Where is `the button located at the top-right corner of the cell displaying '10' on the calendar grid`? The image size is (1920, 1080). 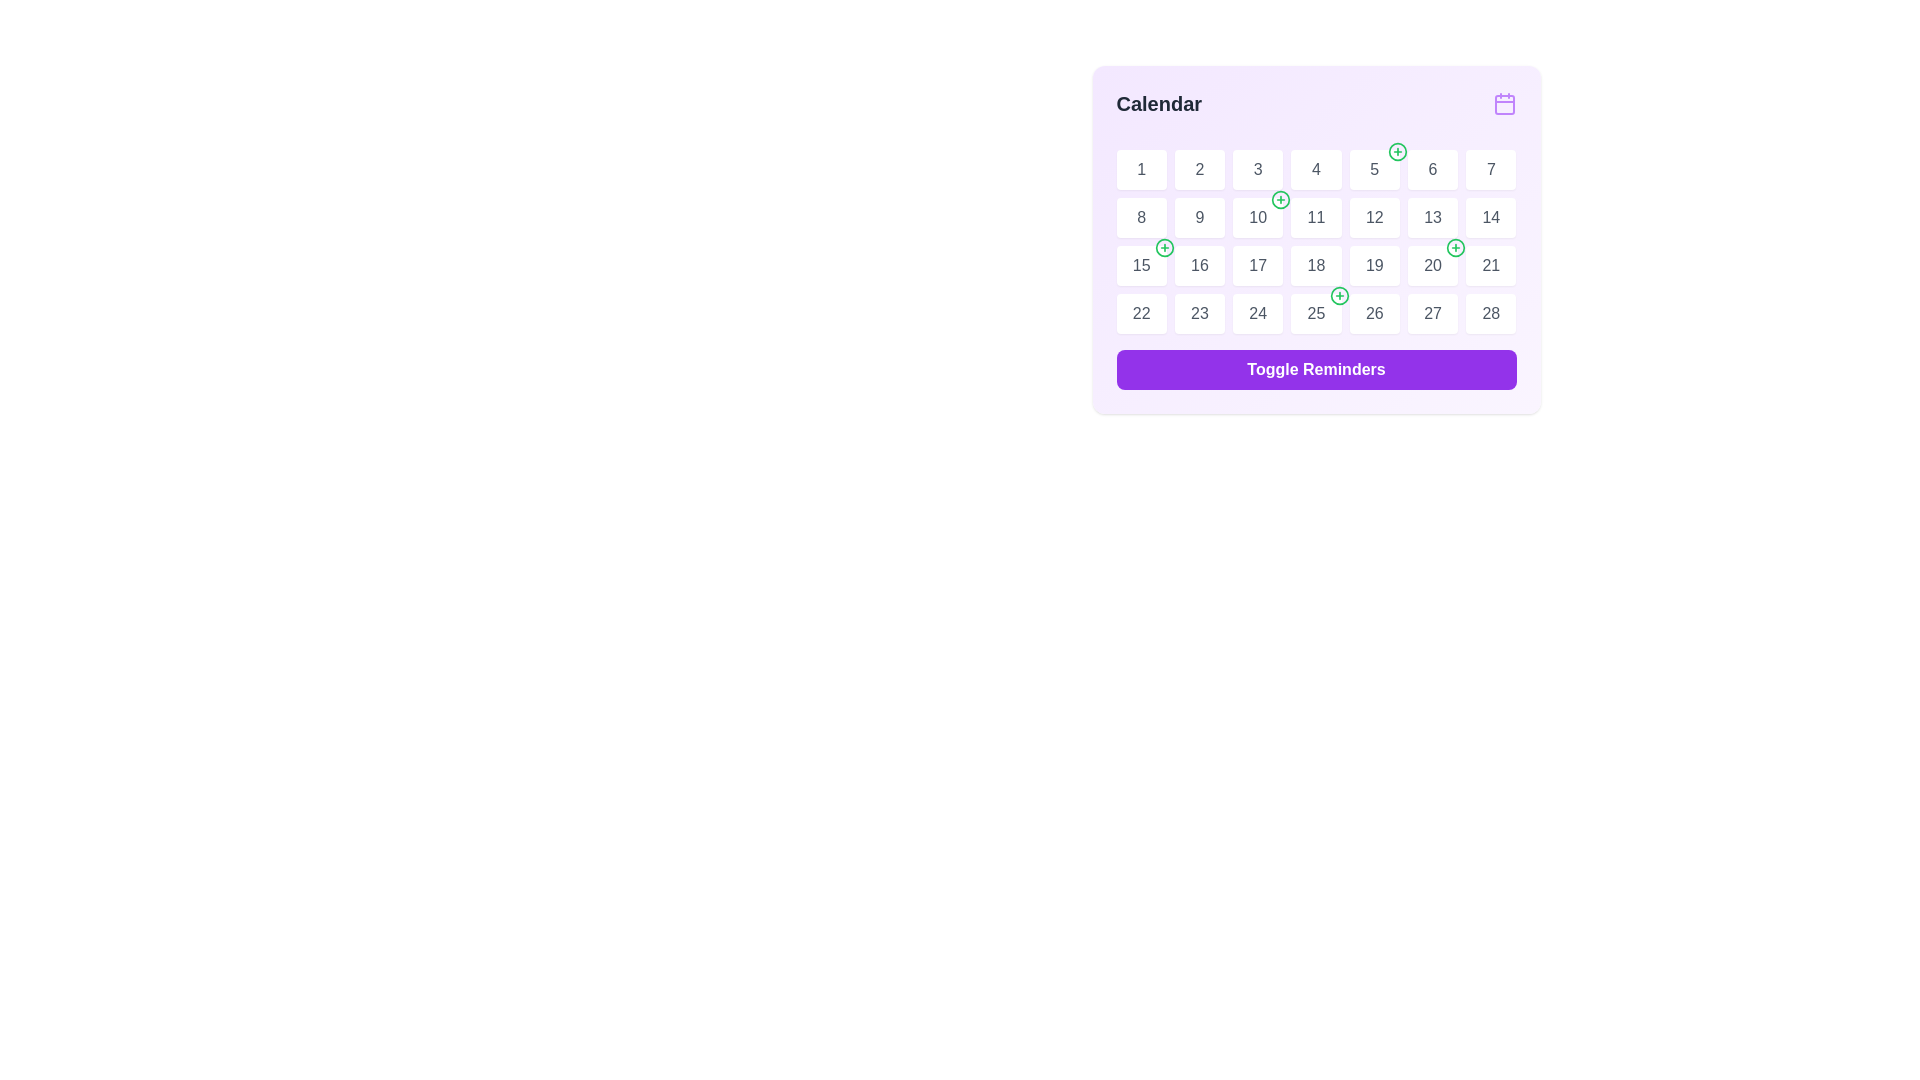 the button located at the top-right corner of the cell displaying '10' on the calendar grid is located at coordinates (1281, 200).